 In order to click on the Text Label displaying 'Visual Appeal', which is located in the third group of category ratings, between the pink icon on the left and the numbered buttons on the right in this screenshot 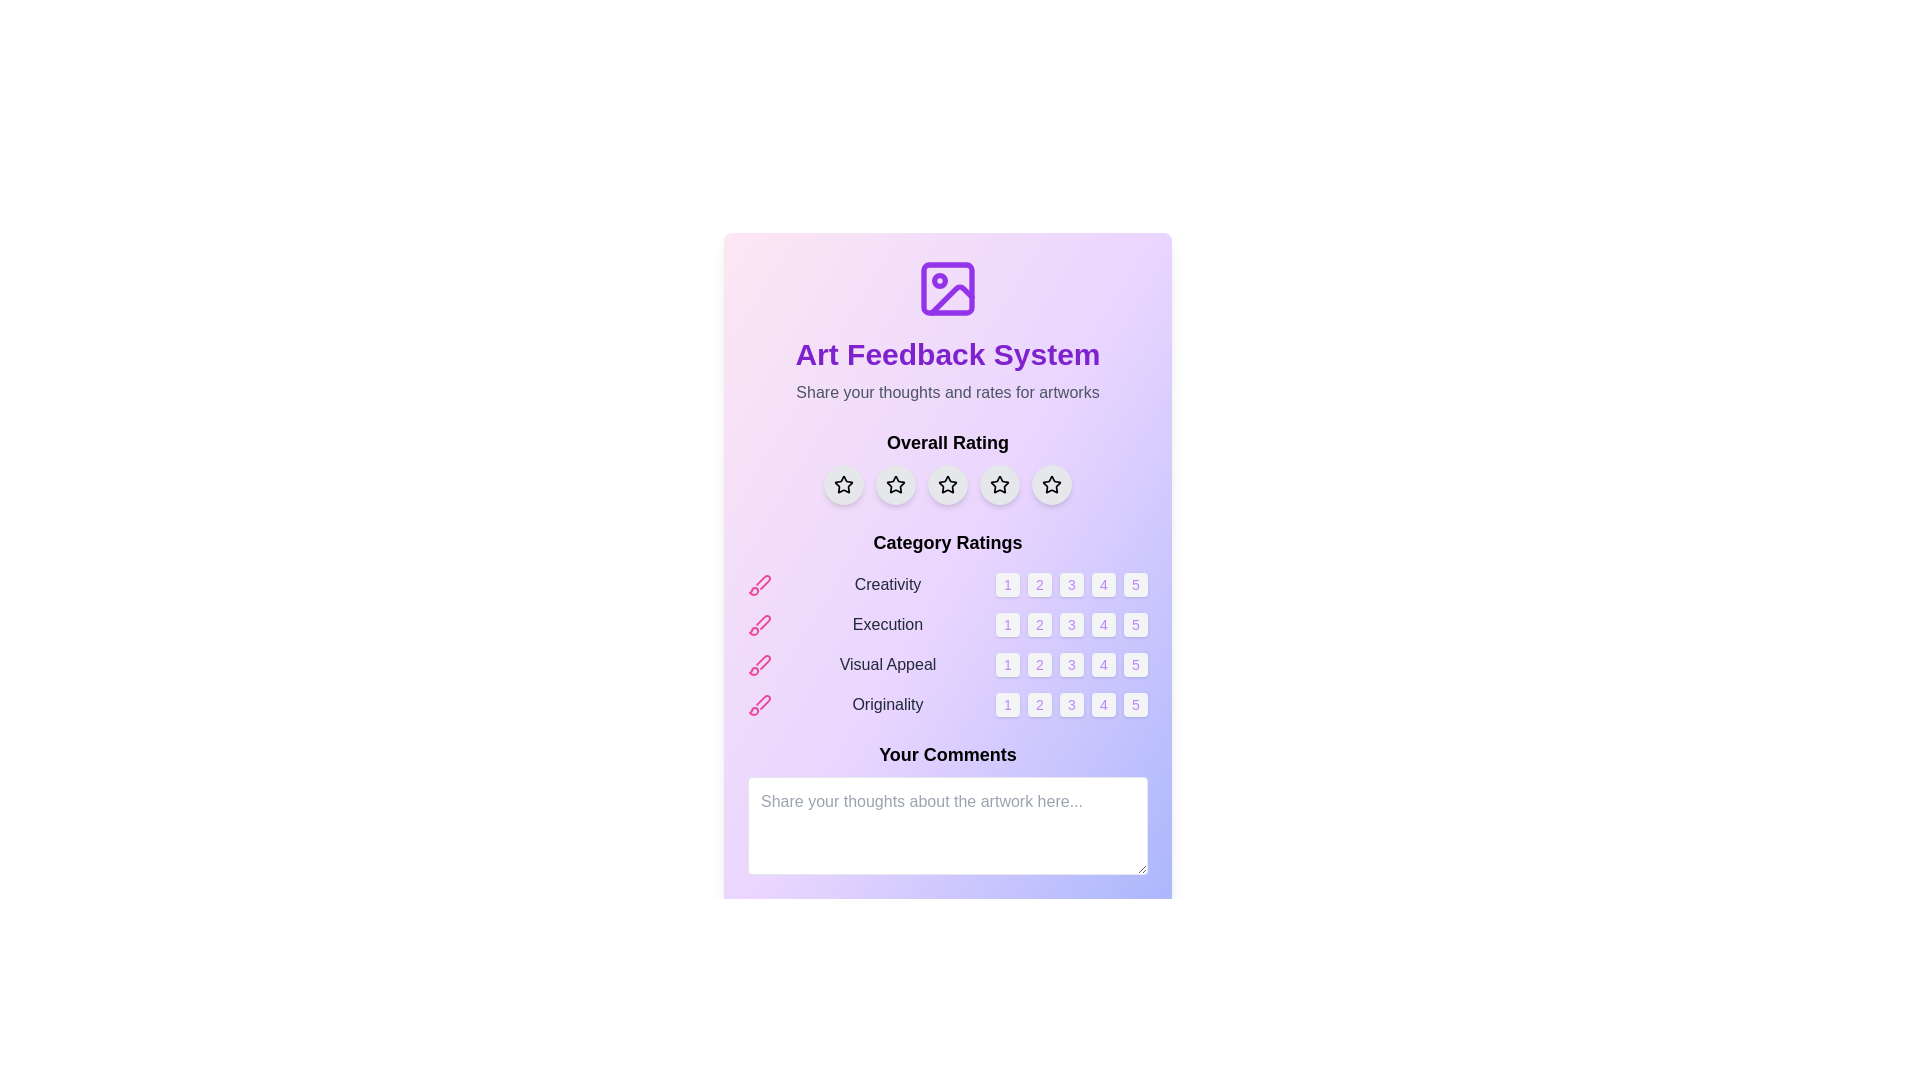, I will do `click(887, 664)`.